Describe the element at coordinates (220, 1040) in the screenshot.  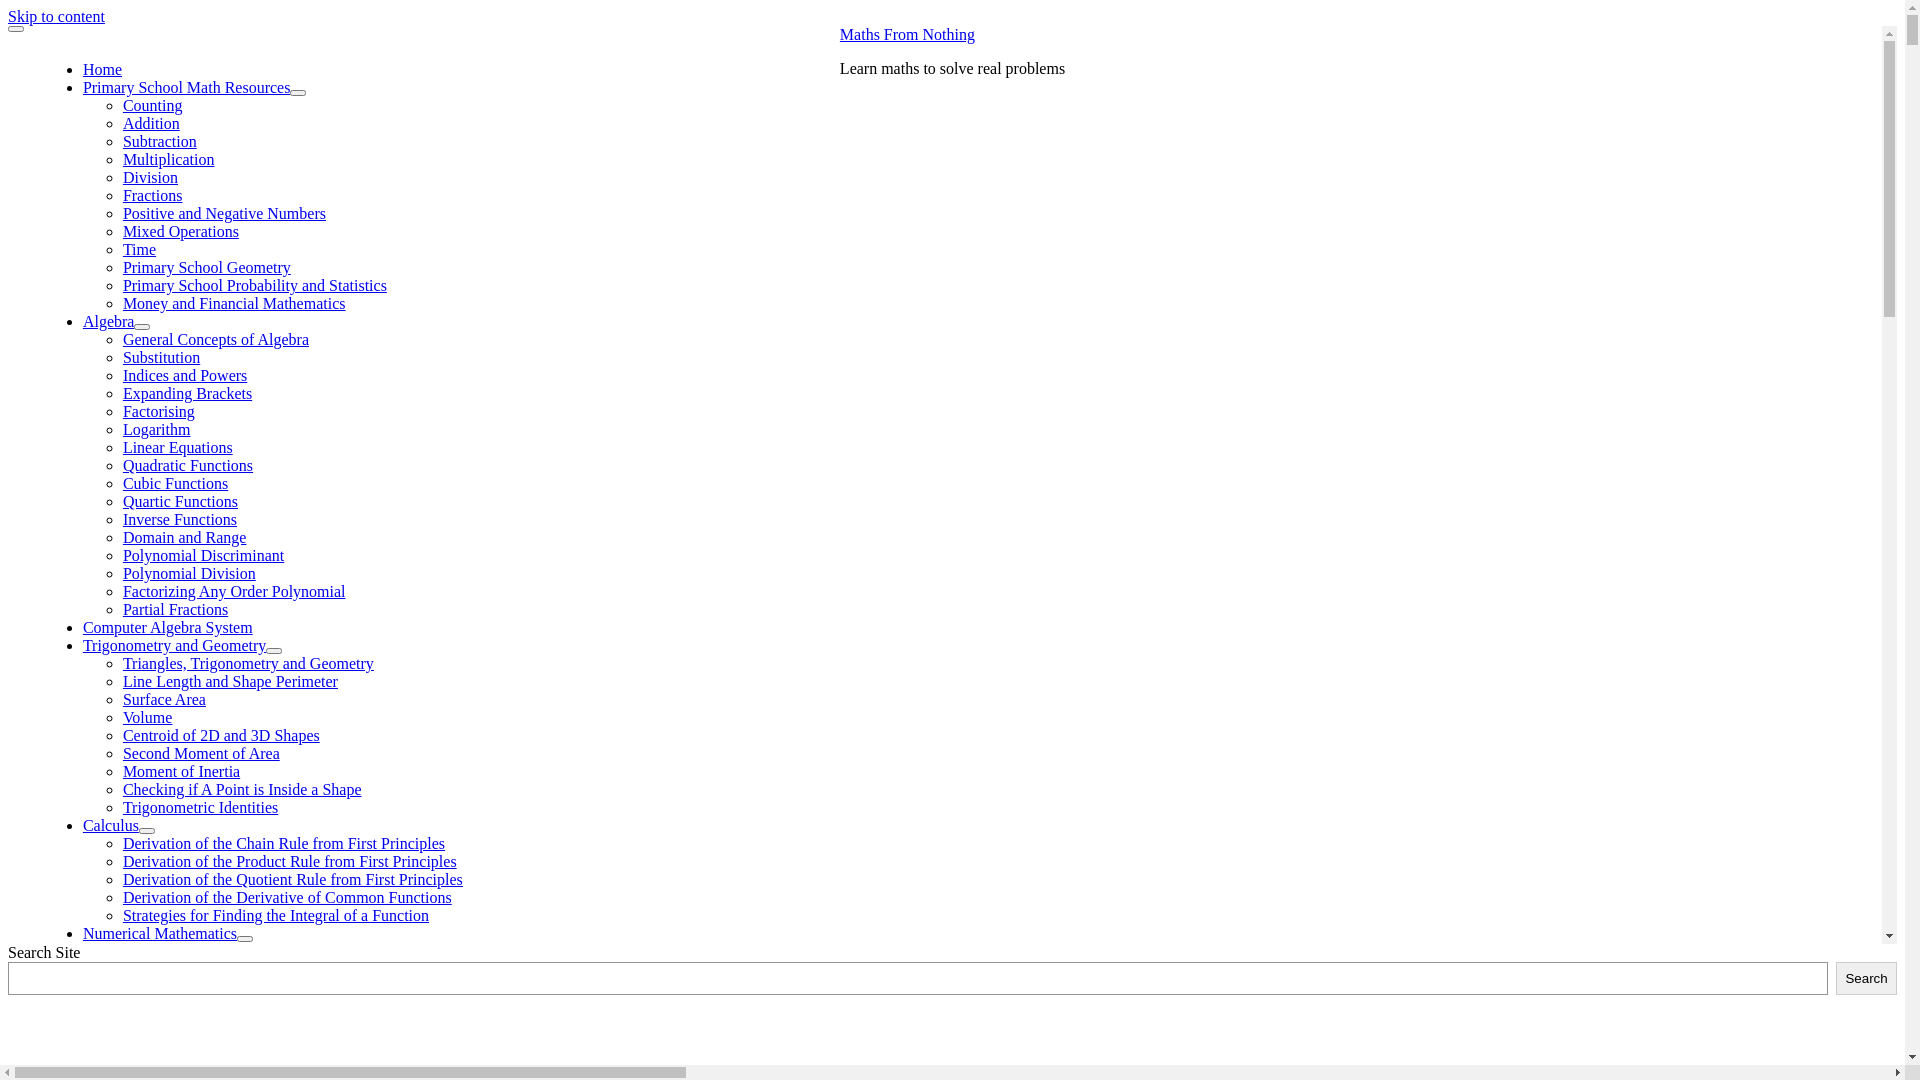
I see `'Bisection Method'` at that location.